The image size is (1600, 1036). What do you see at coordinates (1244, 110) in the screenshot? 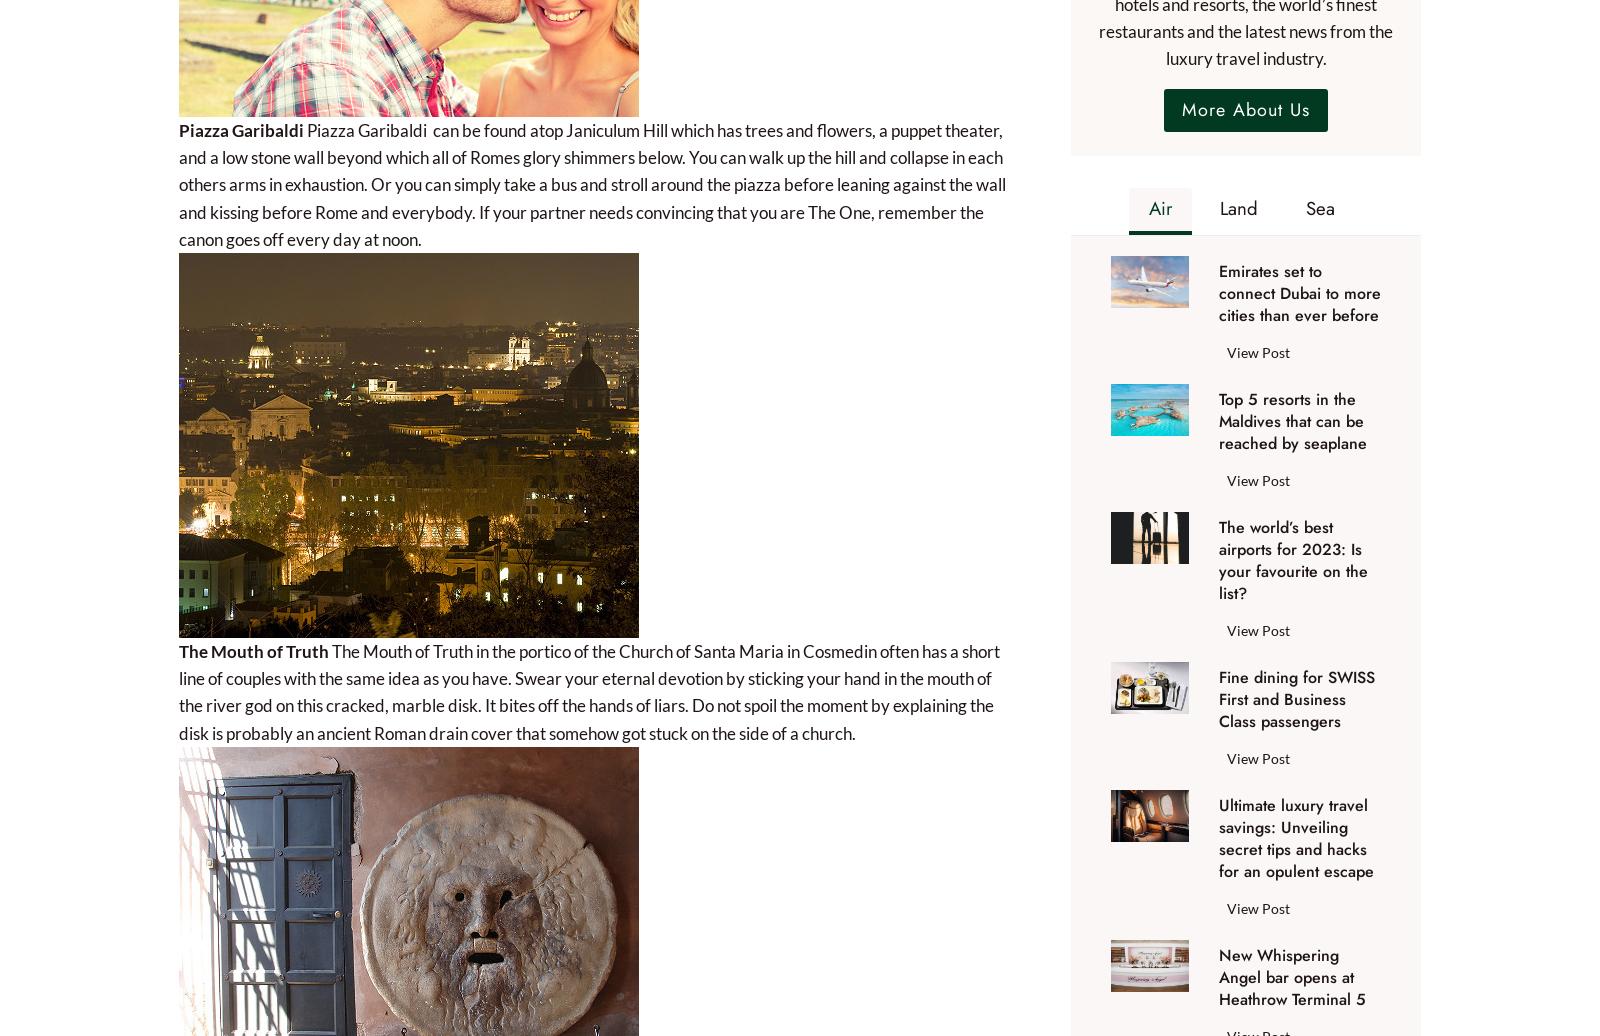
I see `'More About Us'` at bounding box center [1244, 110].